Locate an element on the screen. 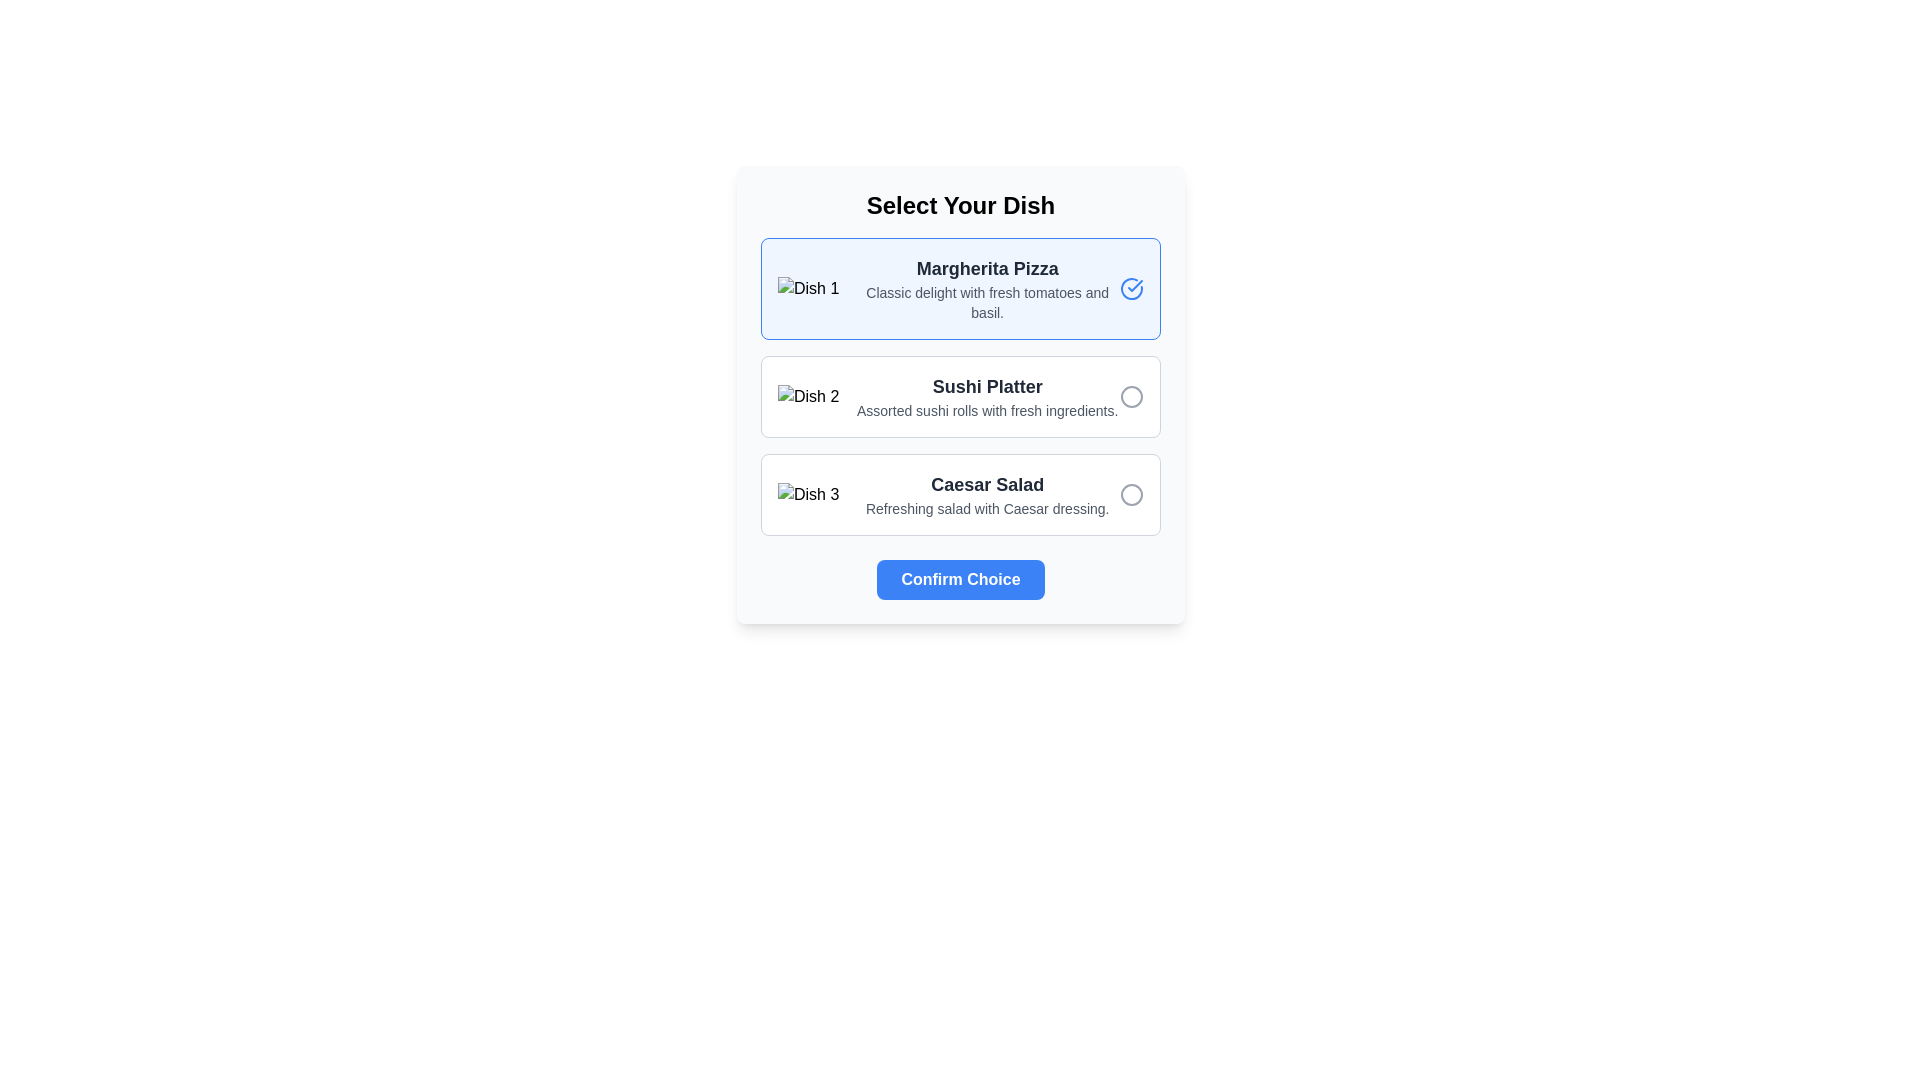  the selection status of the Circular check mark icon indicating the current selection for 'Margherita Pizza' is located at coordinates (1132, 289).